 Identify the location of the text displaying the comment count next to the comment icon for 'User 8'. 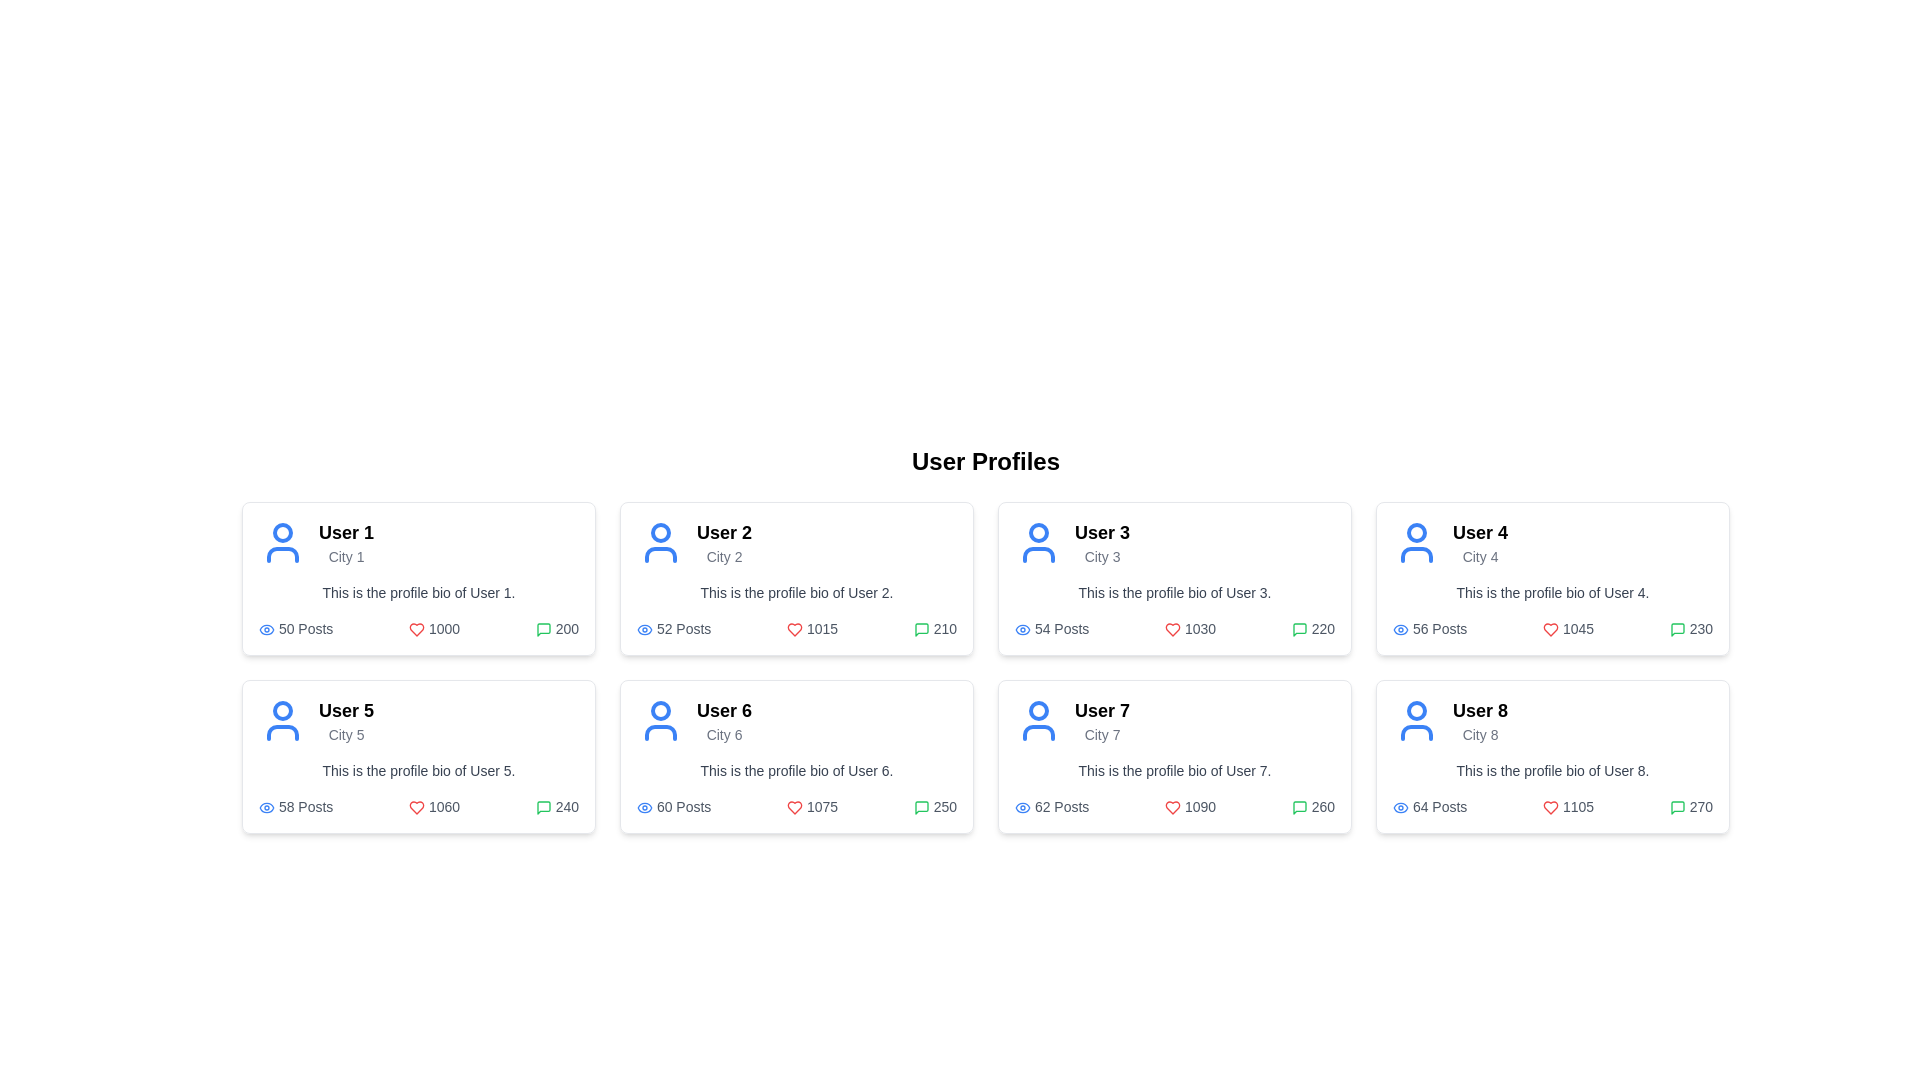
(1690, 805).